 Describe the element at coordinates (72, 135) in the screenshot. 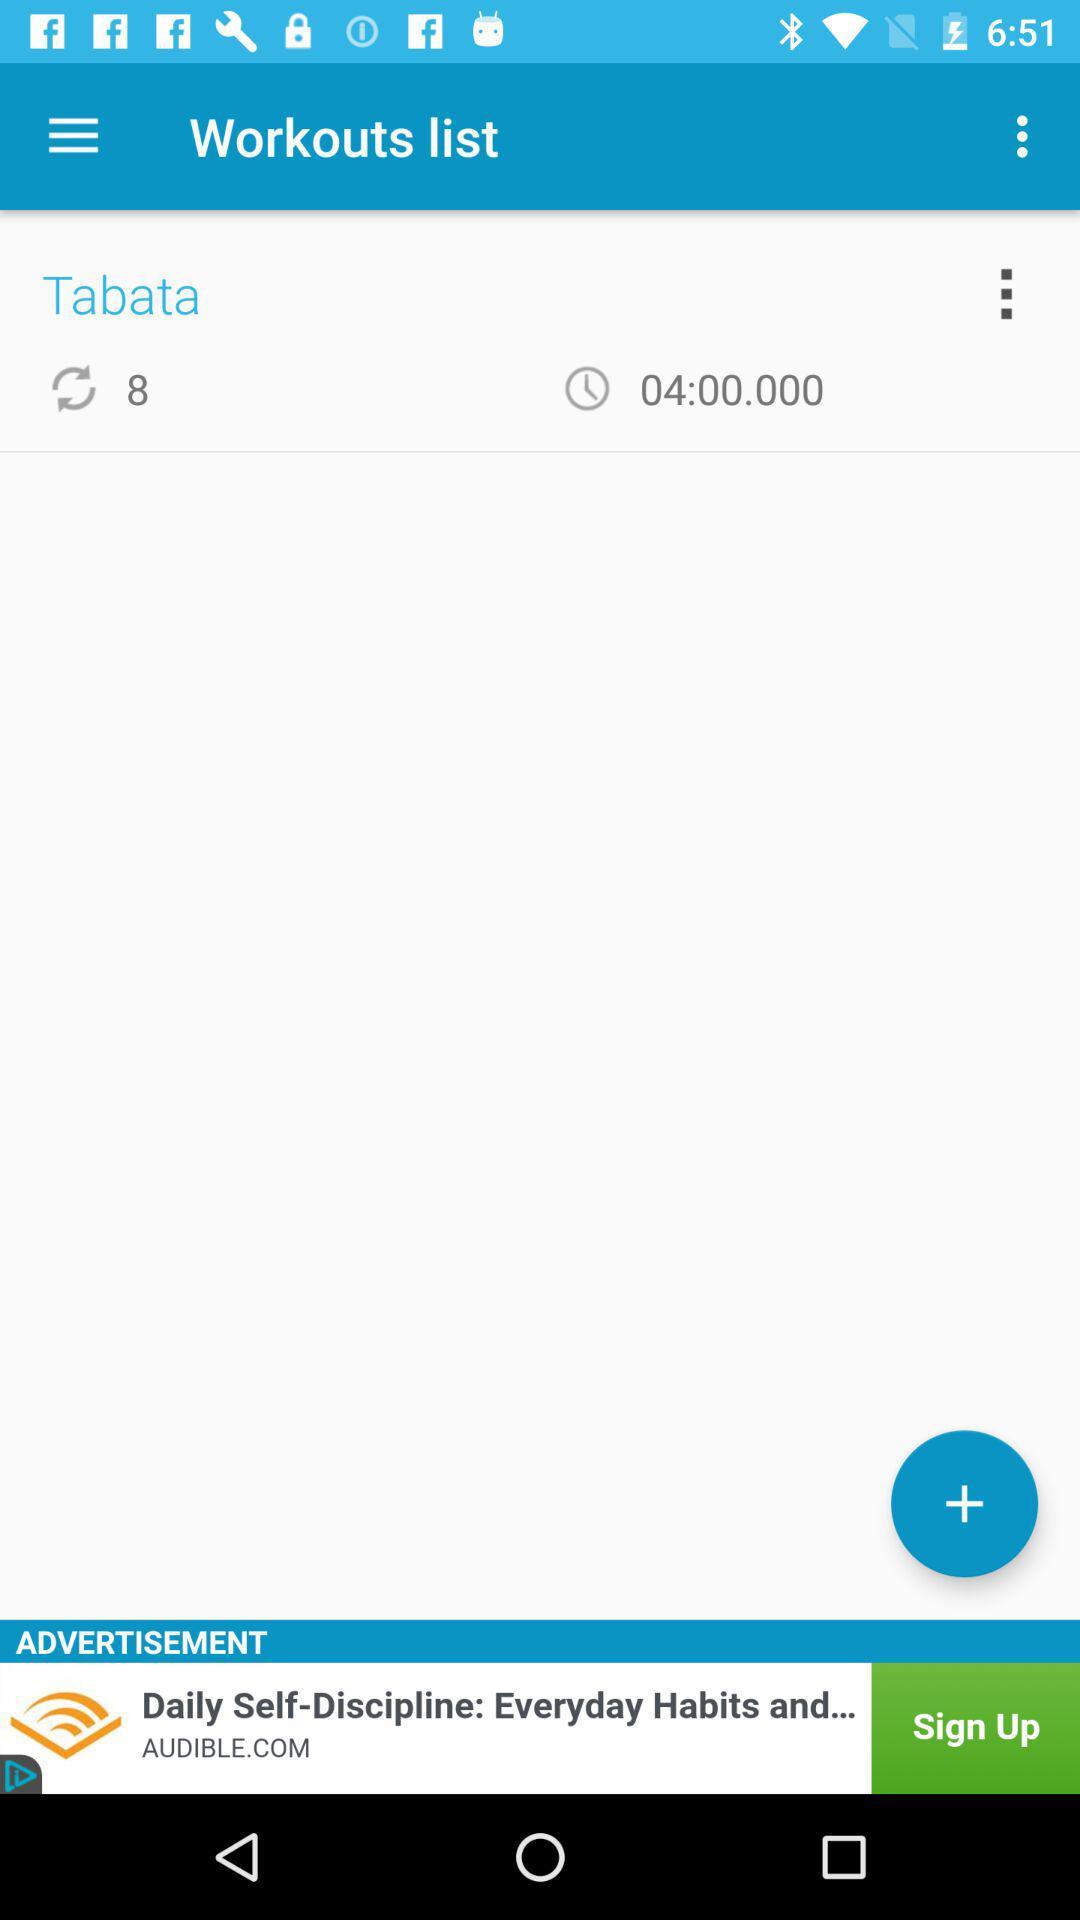

I see `the icon to the left of workouts list icon` at that location.